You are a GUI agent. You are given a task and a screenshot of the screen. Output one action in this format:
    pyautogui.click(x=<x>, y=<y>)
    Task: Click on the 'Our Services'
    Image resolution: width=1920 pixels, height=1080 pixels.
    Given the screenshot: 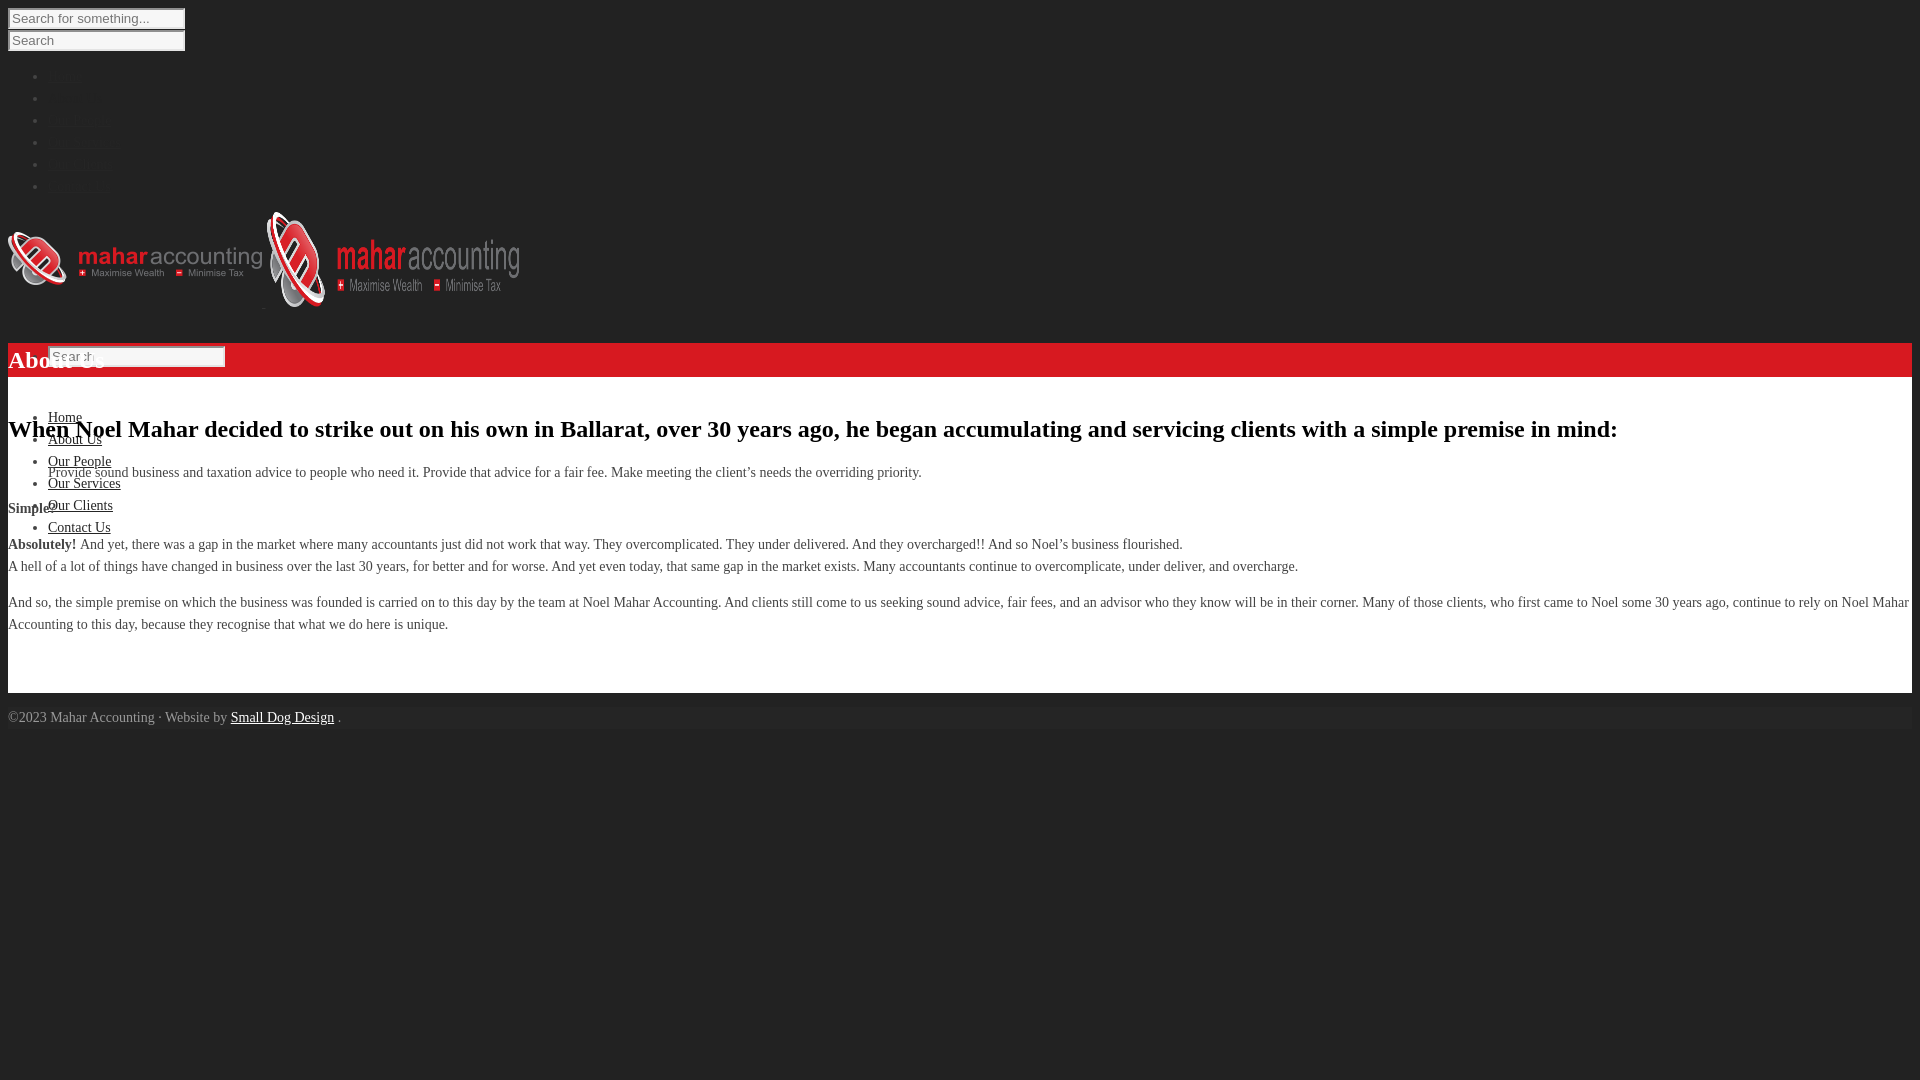 What is the action you would take?
    pyautogui.click(x=83, y=141)
    